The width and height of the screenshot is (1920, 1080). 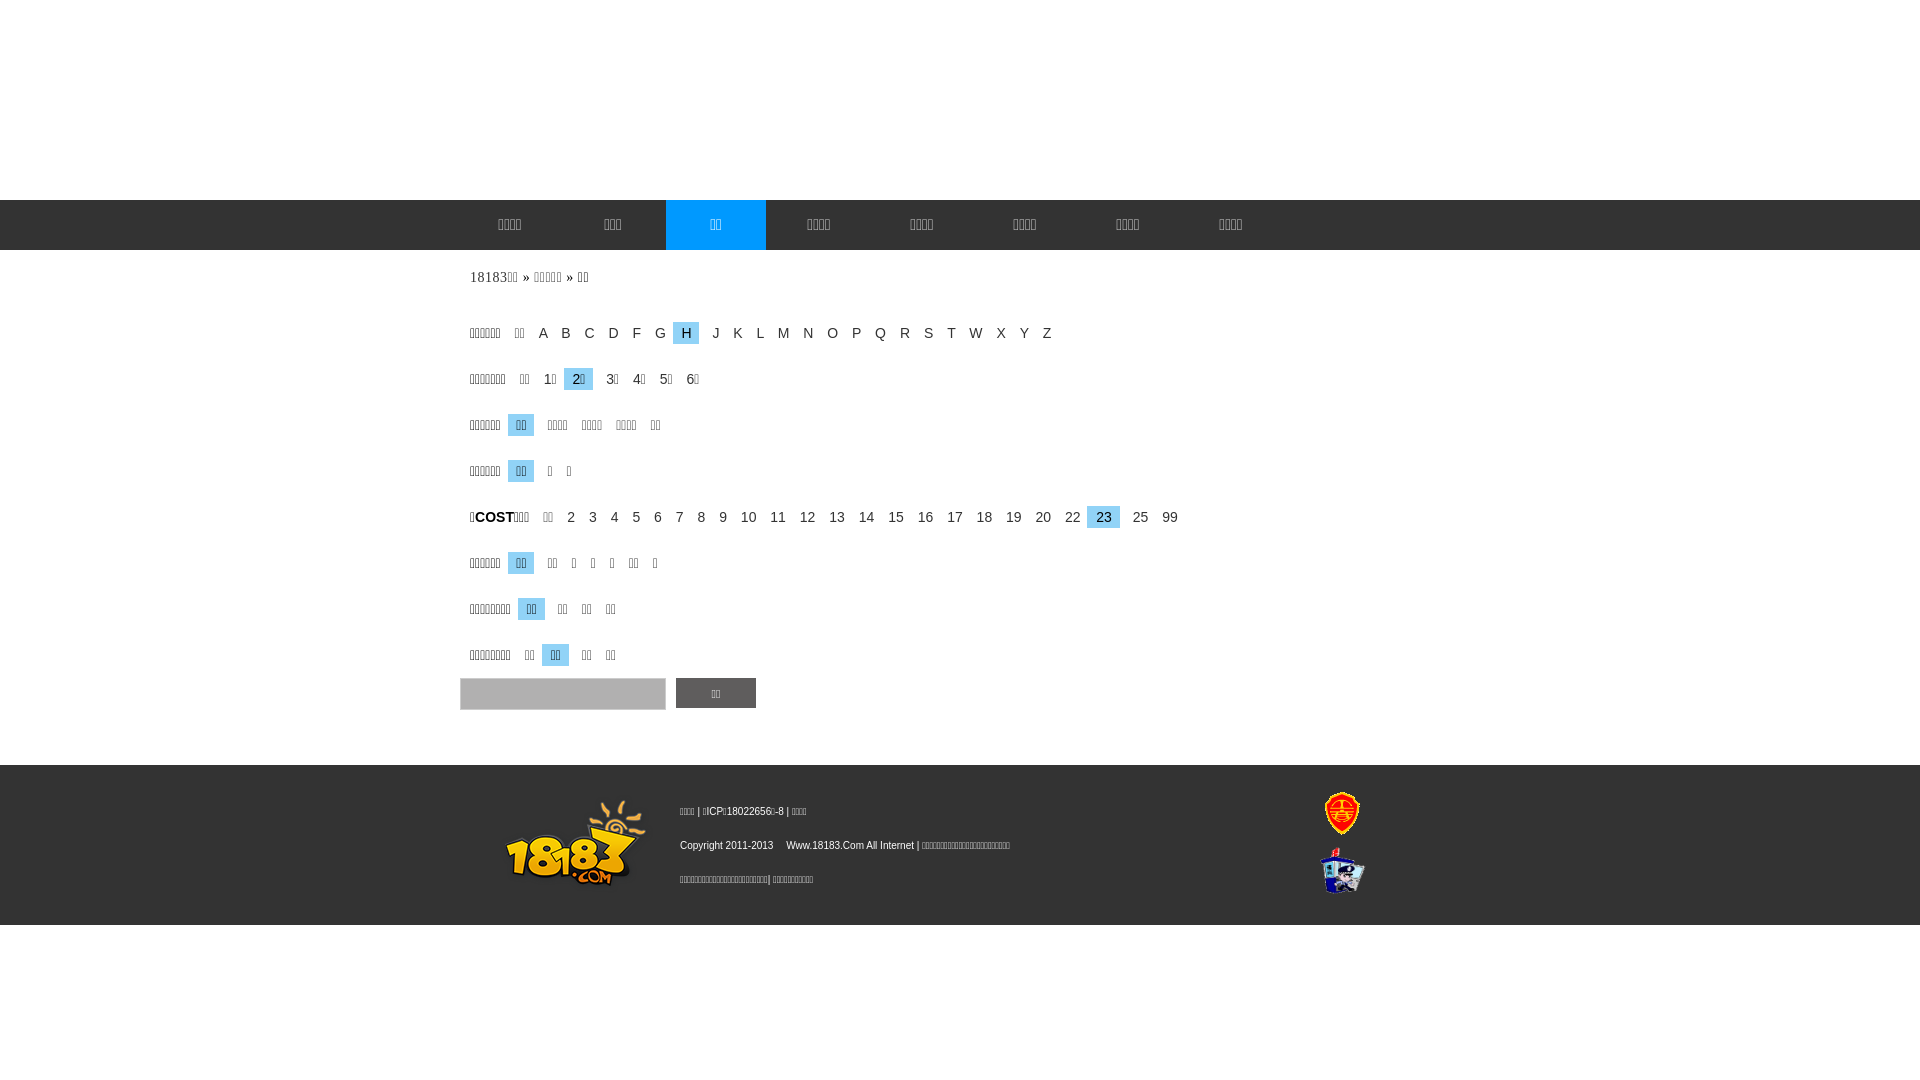 What do you see at coordinates (686, 515) in the screenshot?
I see `'8'` at bounding box center [686, 515].